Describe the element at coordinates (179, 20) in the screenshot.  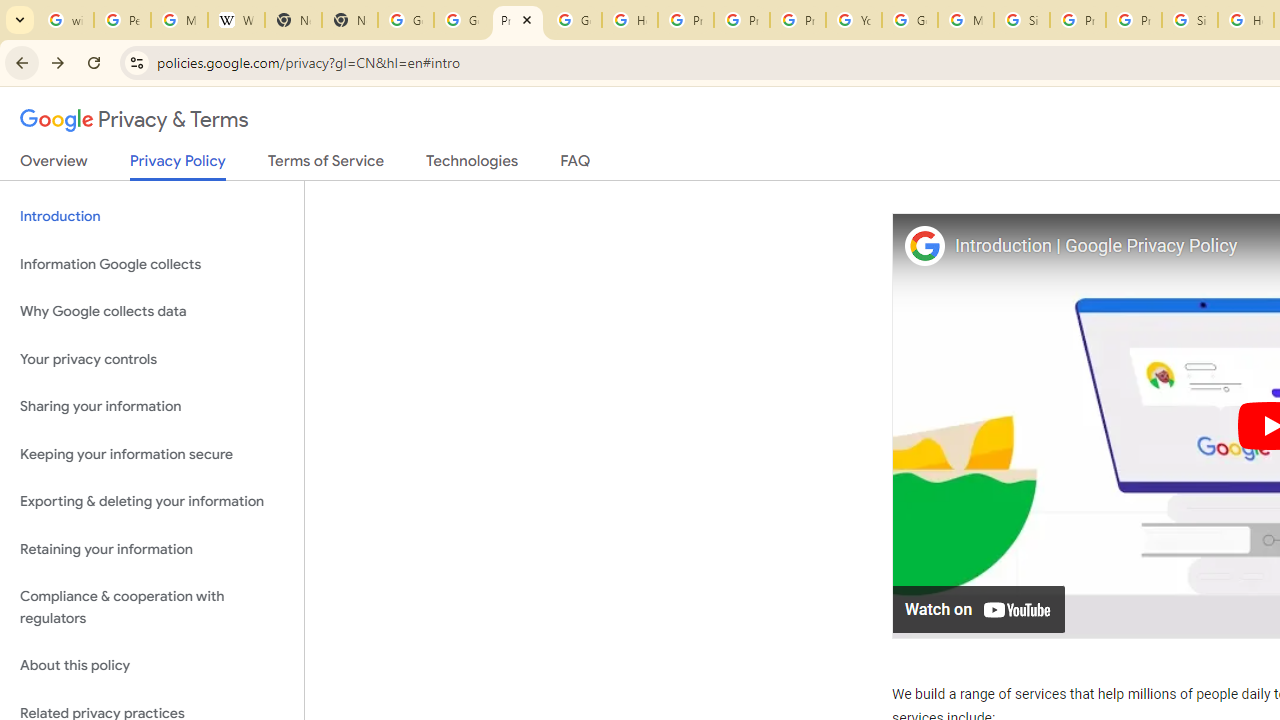
I see `'Manage your Location History - Google Search Help'` at that location.